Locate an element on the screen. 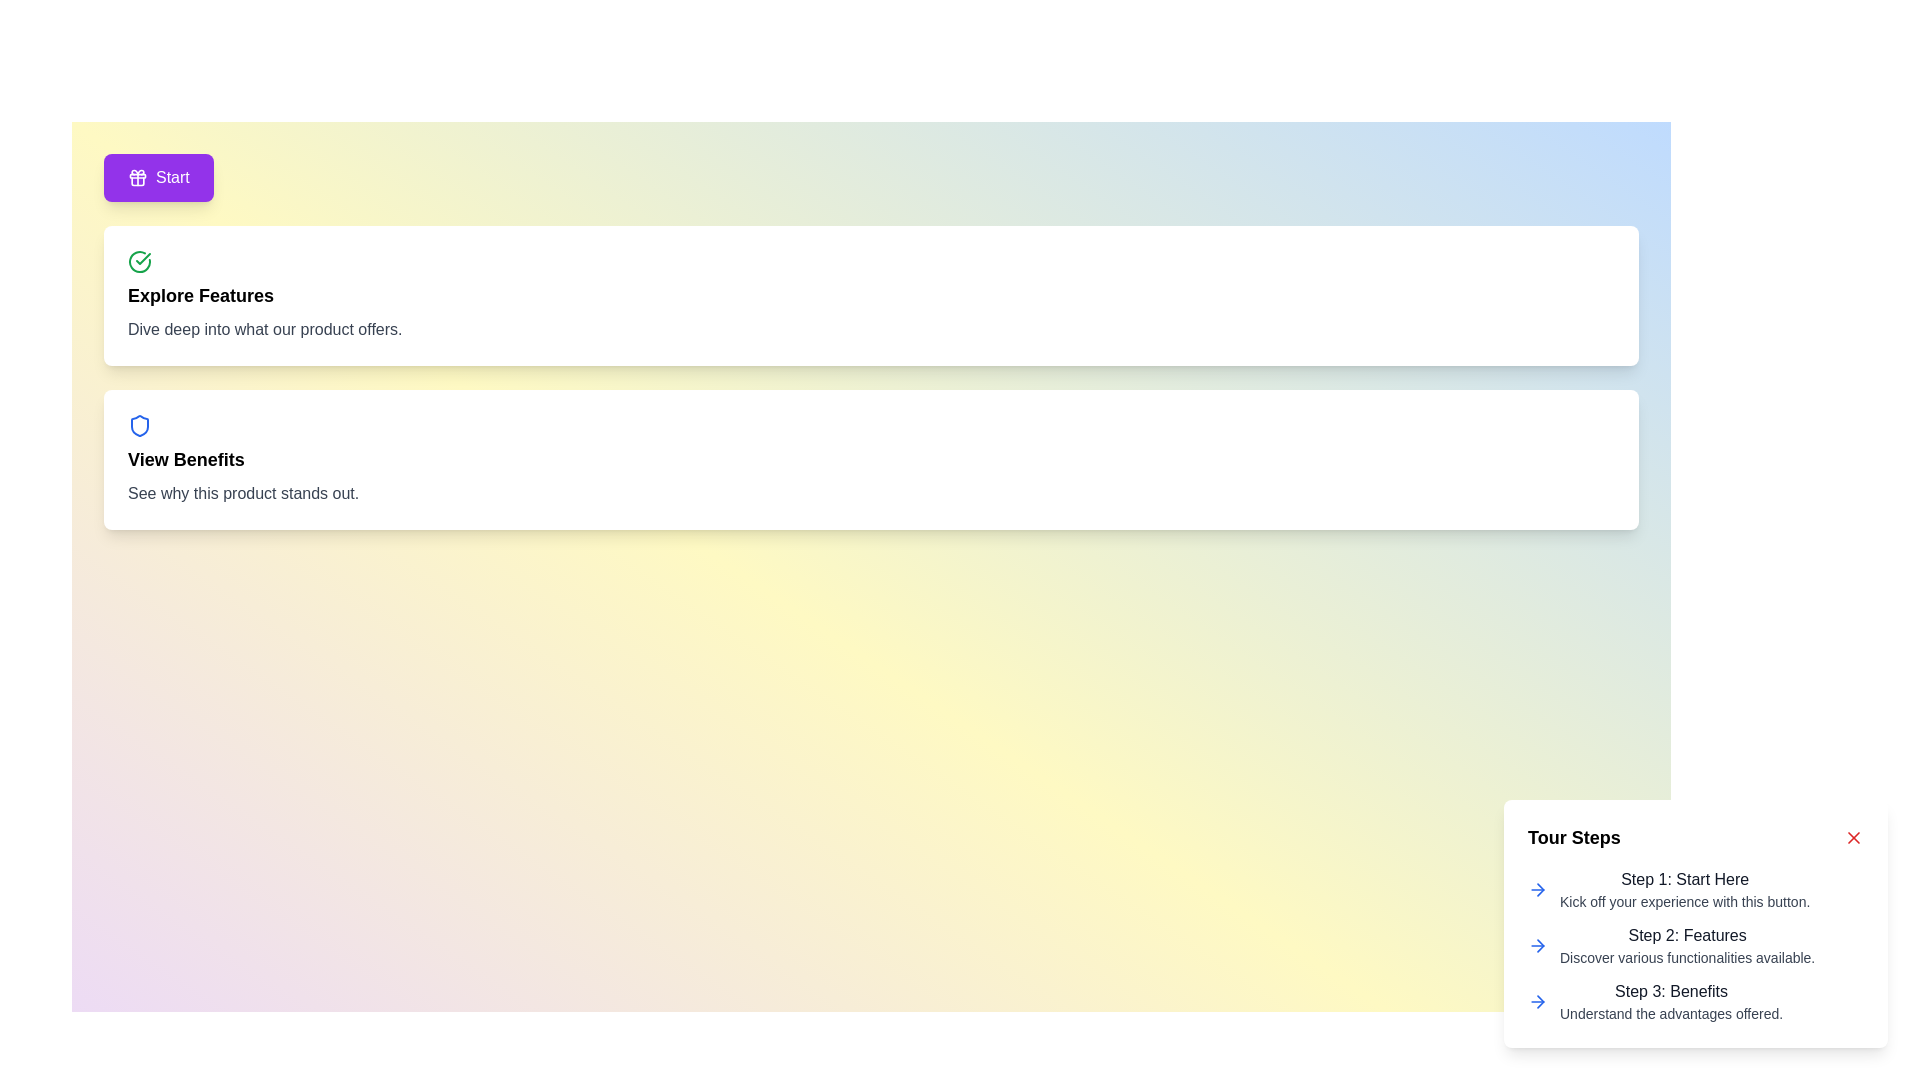 This screenshot has width=1920, height=1080. the rightward-pointing arrow icon in the 'Step 2: Features' section of the 'Tour Steps' popup, which is styled with a thin blue stroke and comprises three segments forming an arrowhead is located at coordinates (1539, 1002).